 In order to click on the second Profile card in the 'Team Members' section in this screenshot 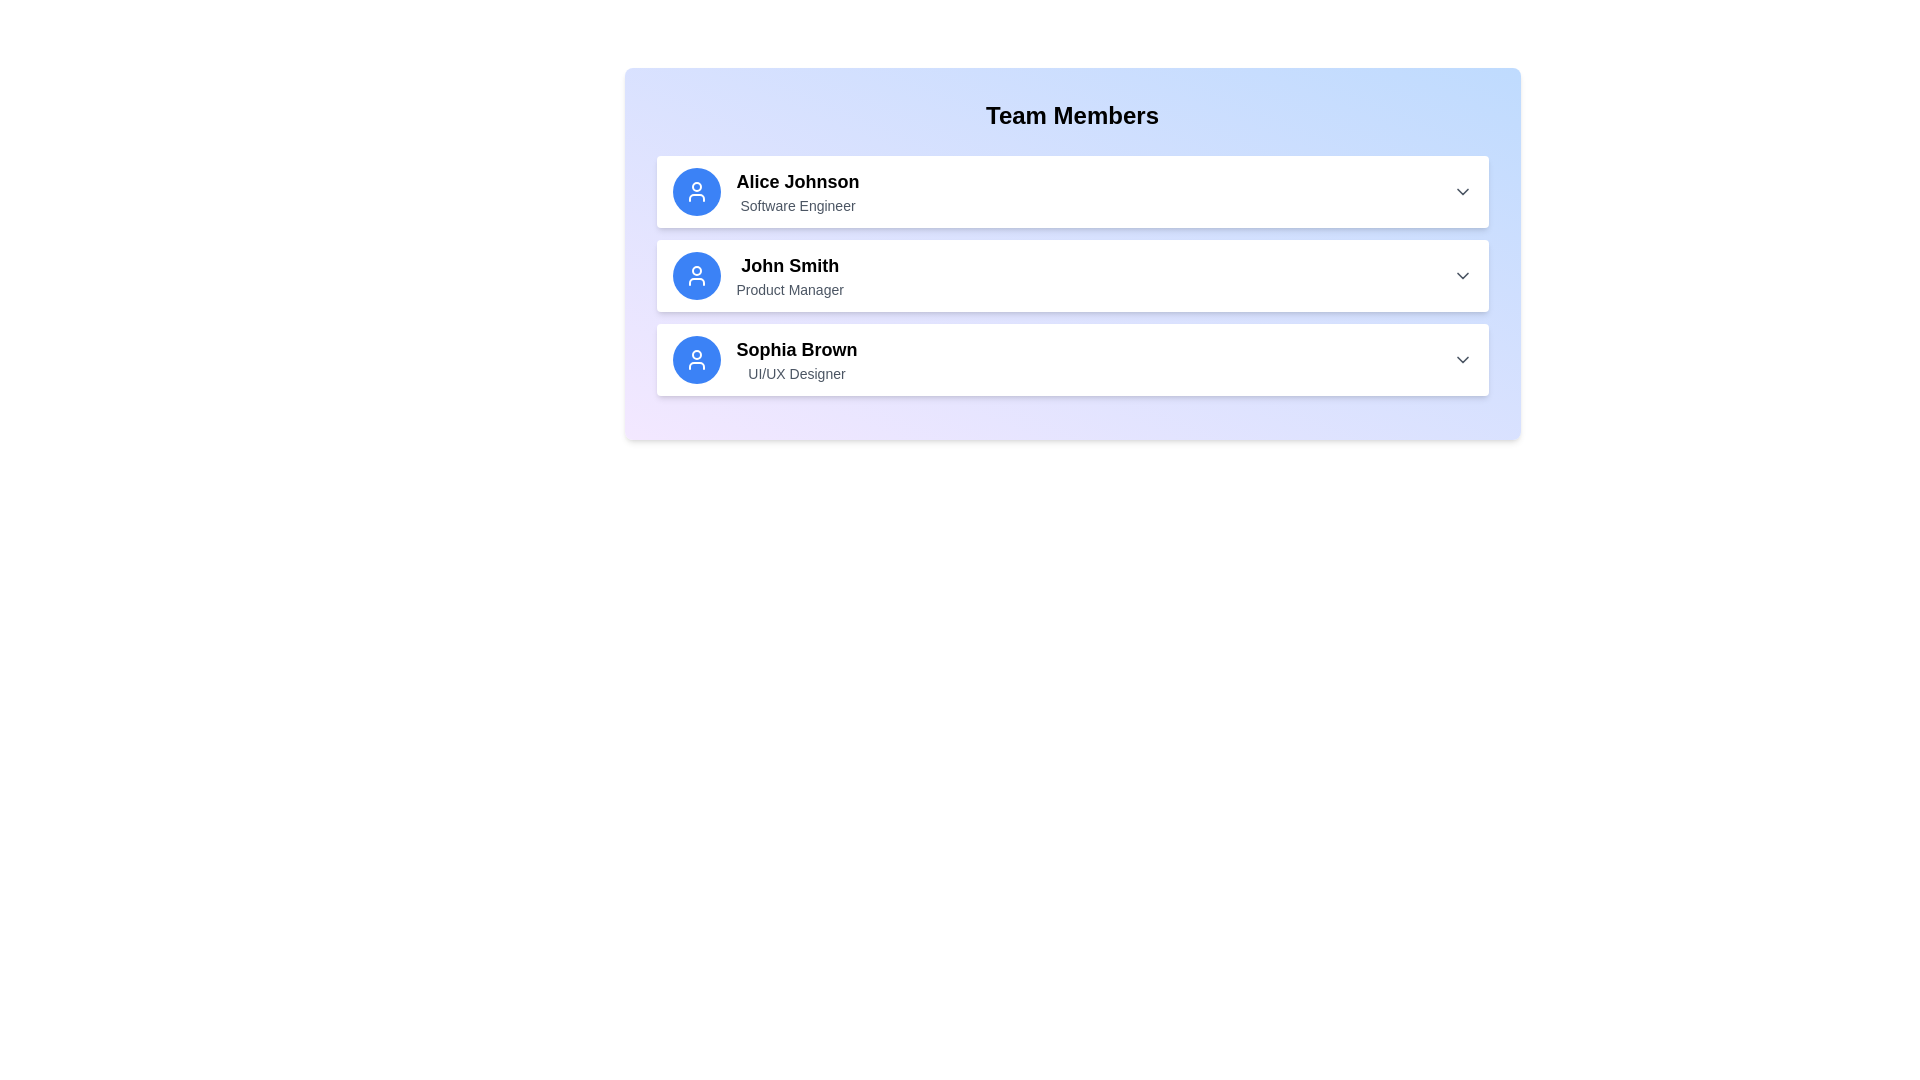, I will do `click(1071, 276)`.